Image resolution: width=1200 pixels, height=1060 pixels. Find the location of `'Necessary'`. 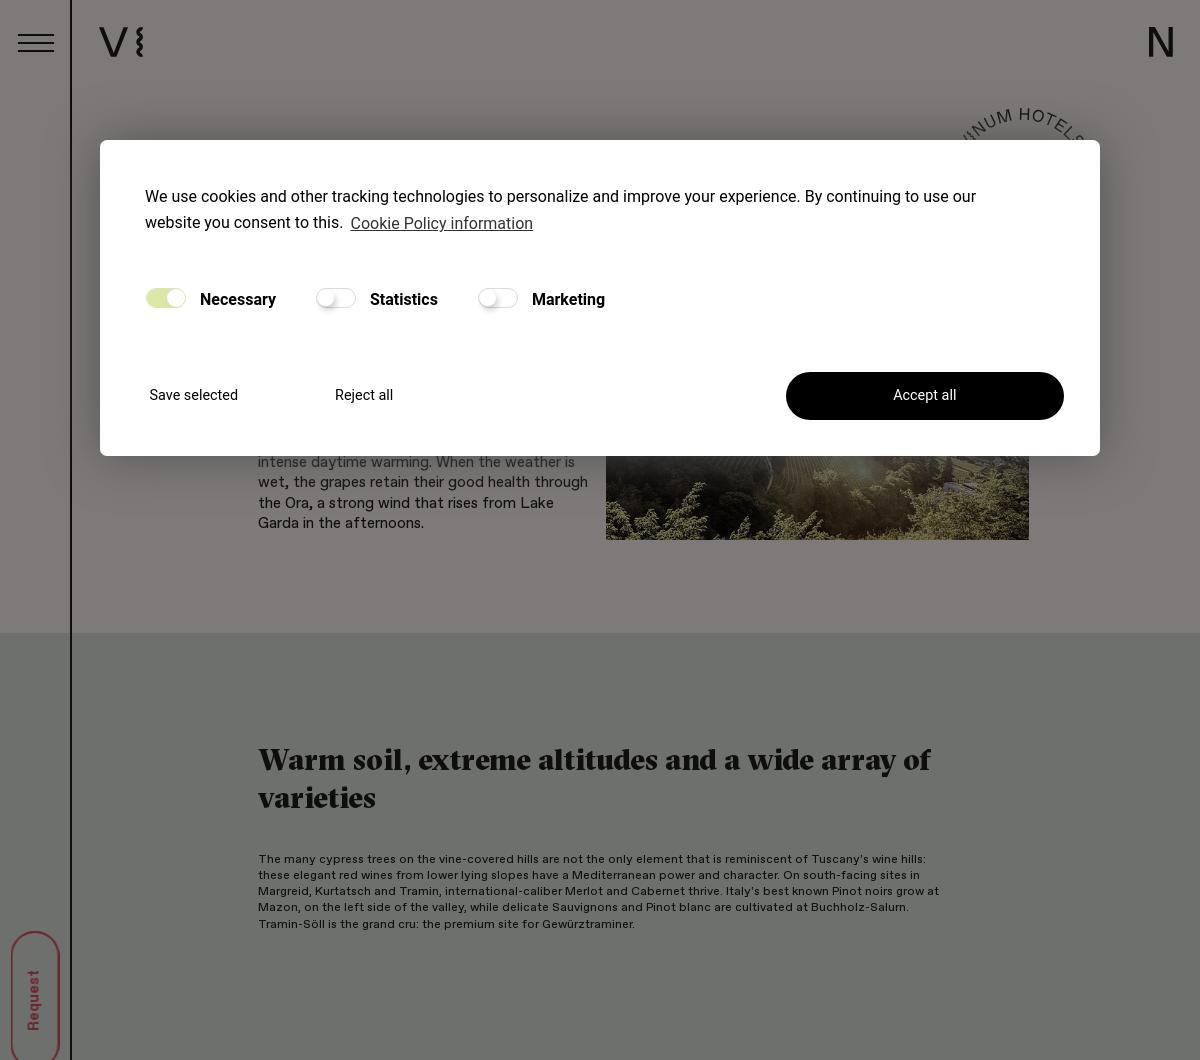

'Necessary' is located at coordinates (235, 299).